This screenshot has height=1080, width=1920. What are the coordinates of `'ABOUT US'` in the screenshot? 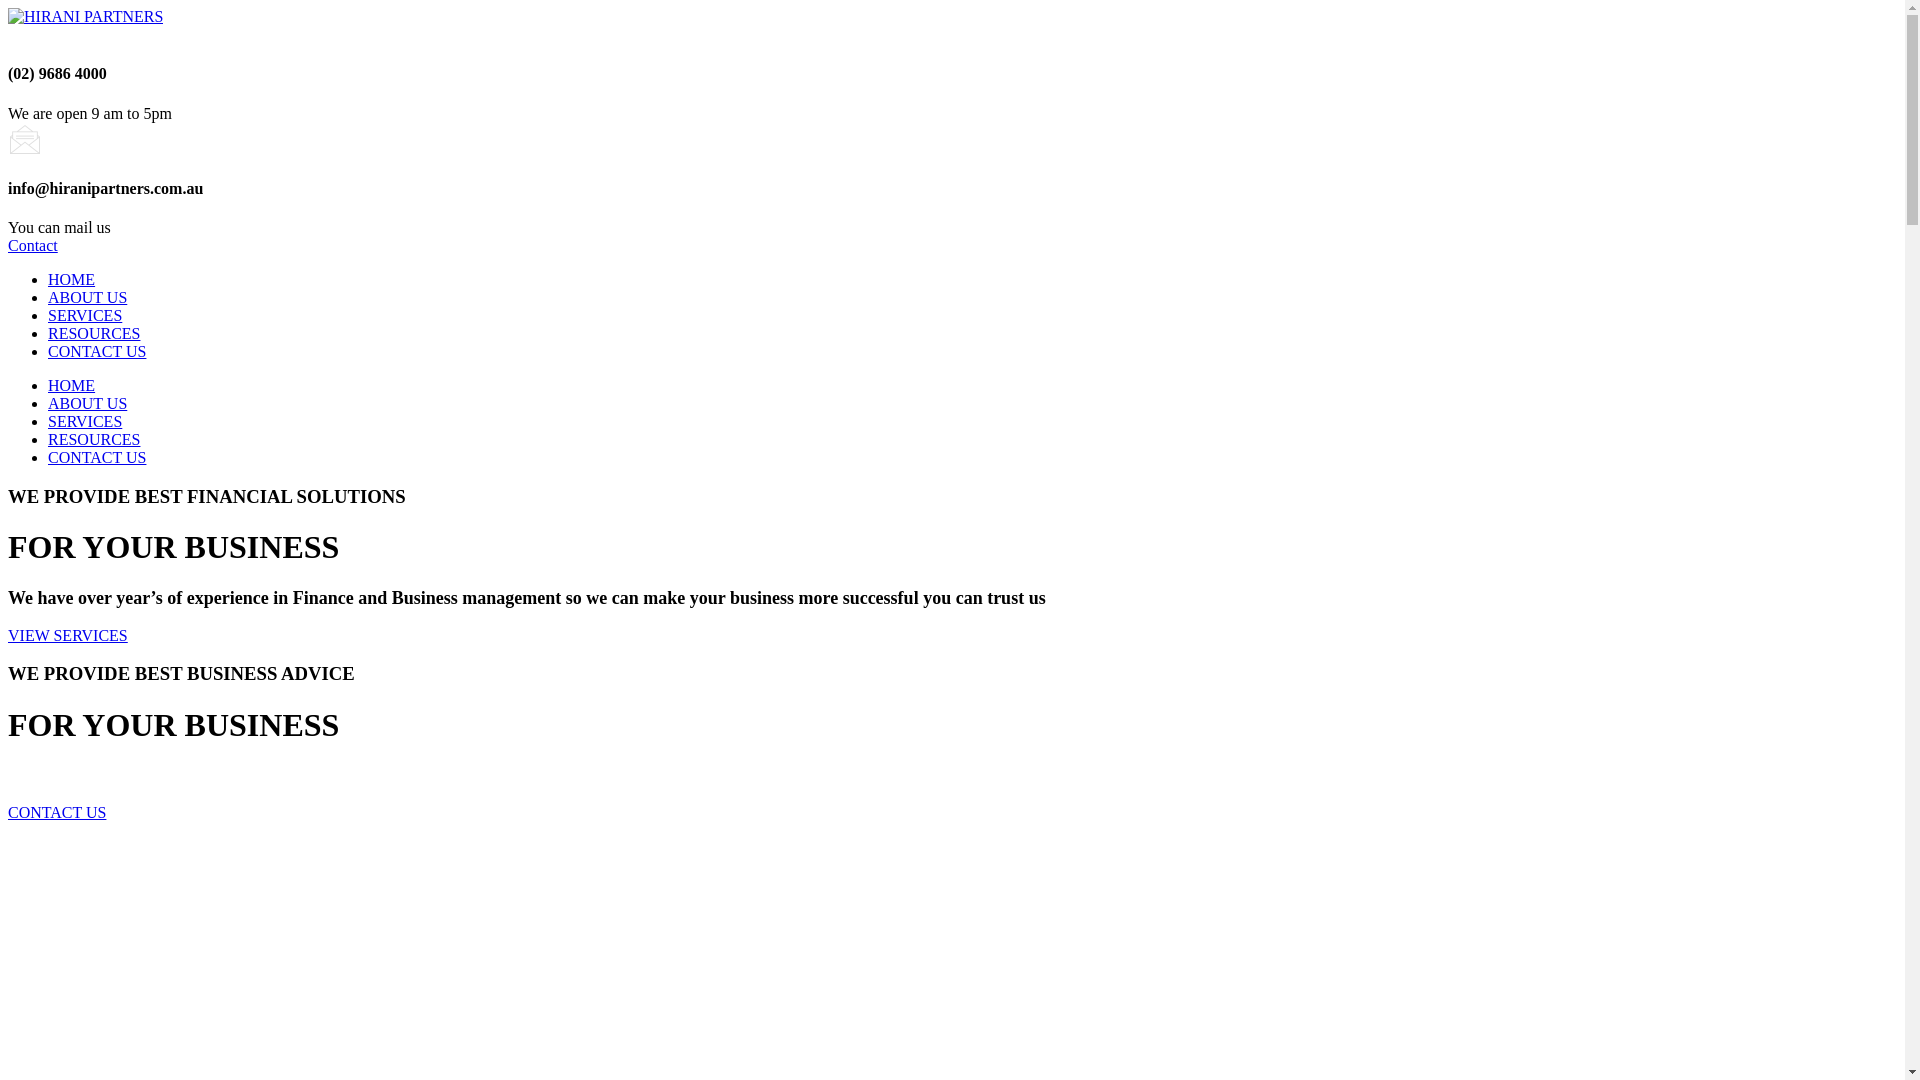 It's located at (86, 403).